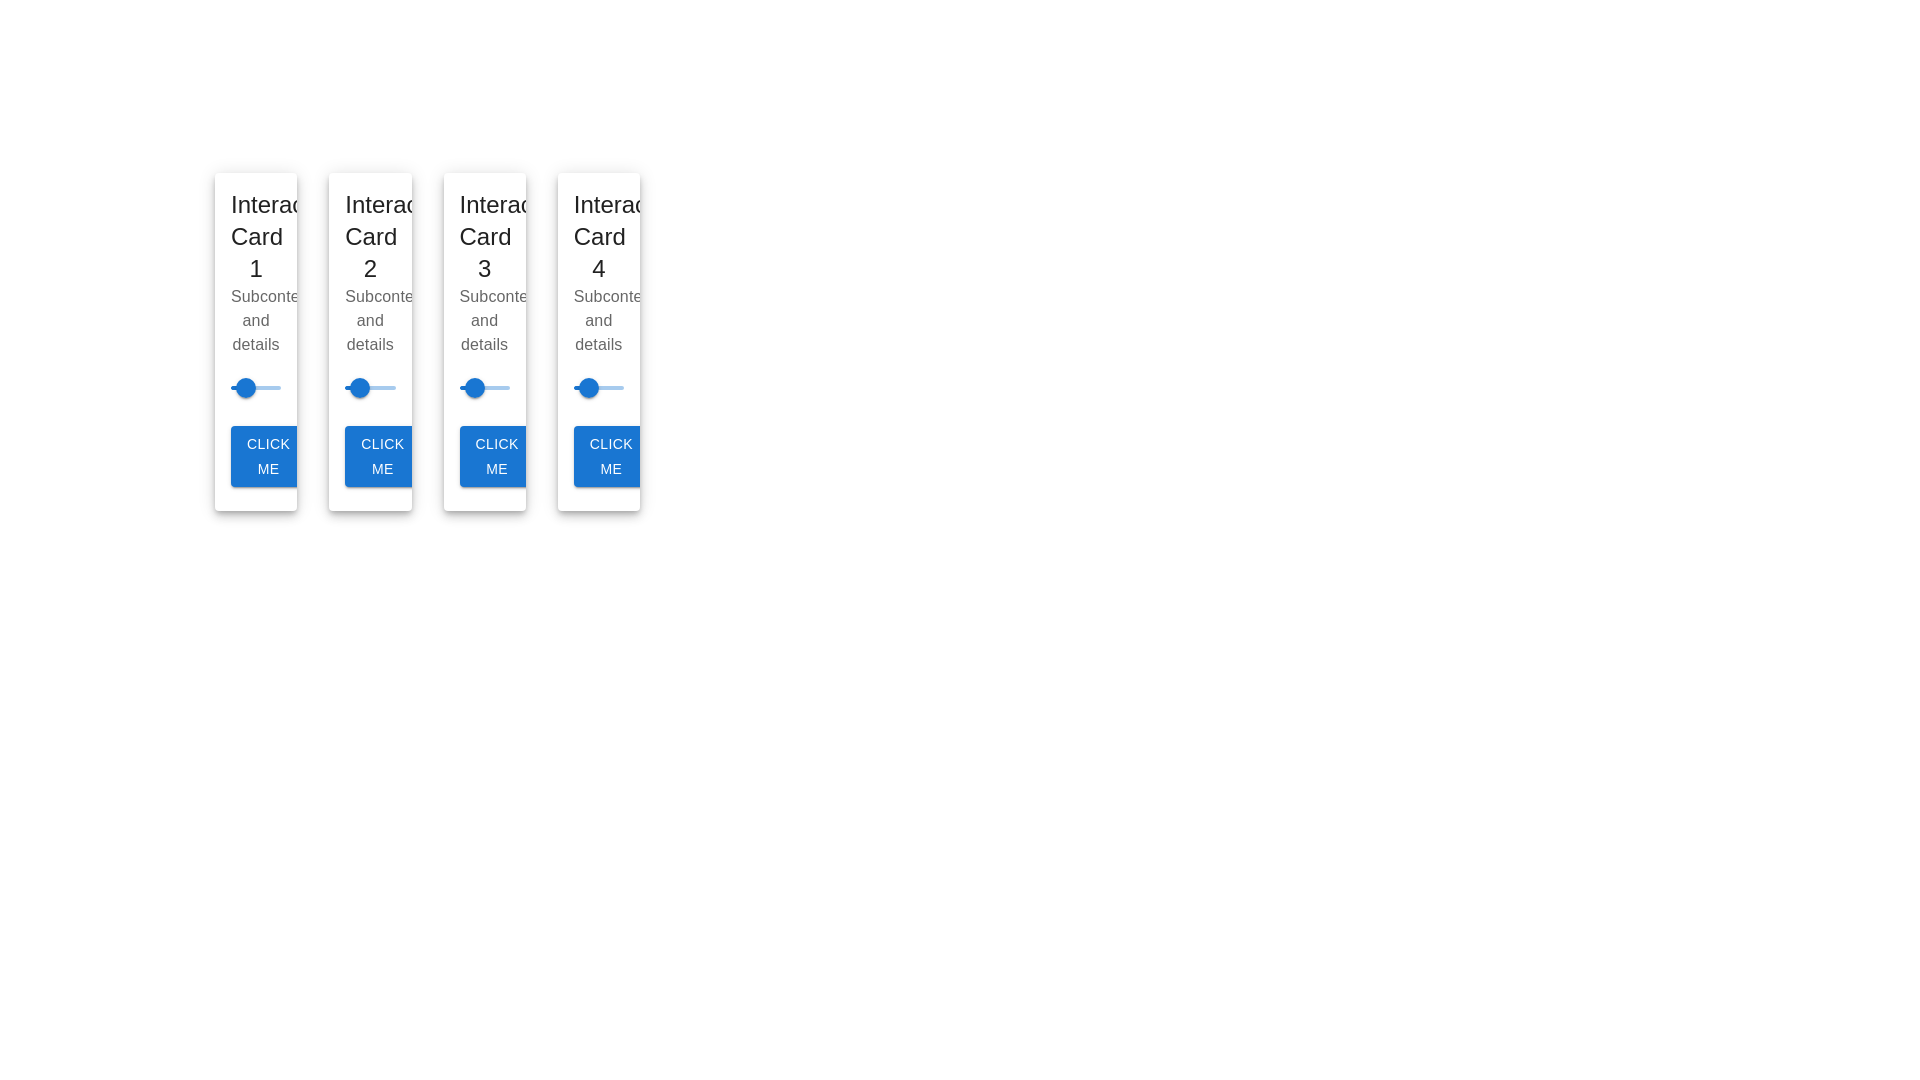 This screenshot has width=1920, height=1080. Describe the element at coordinates (497, 456) in the screenshot. I see `the rectangular button with rounded corners labeled 'Click Me'` at that location.